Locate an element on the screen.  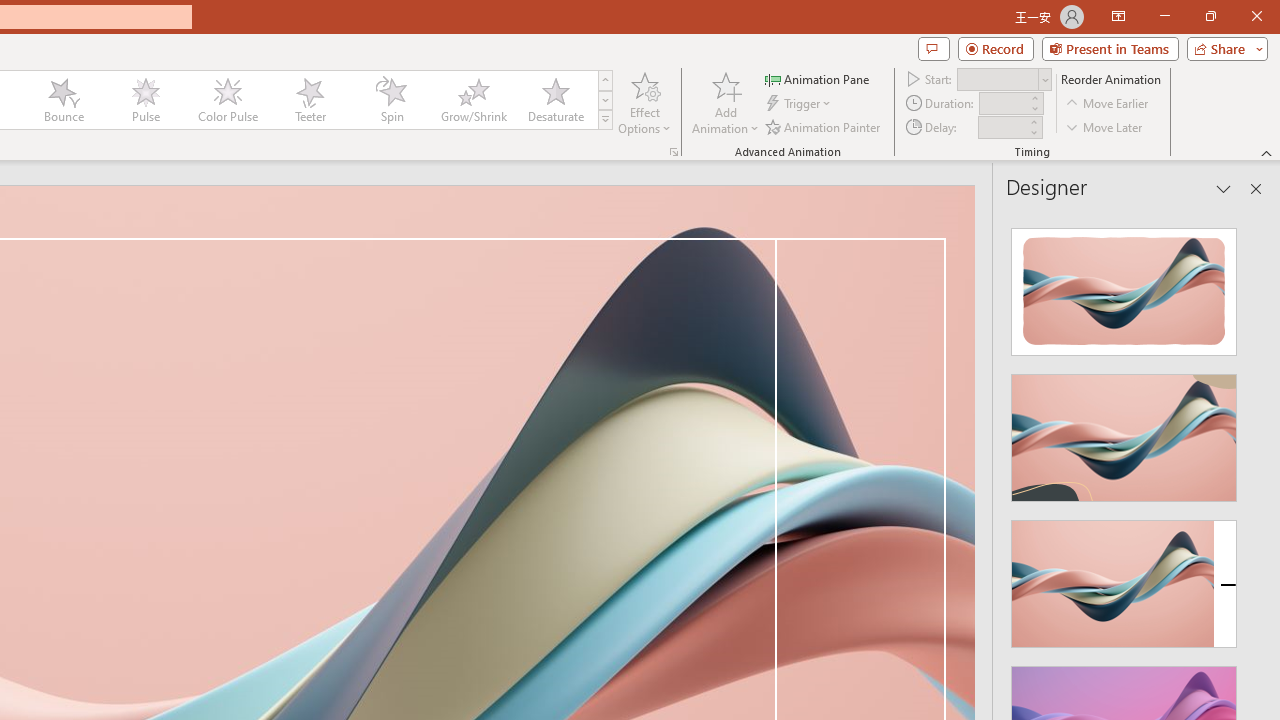
'Add Animation' is located at coordinates (724, 103).